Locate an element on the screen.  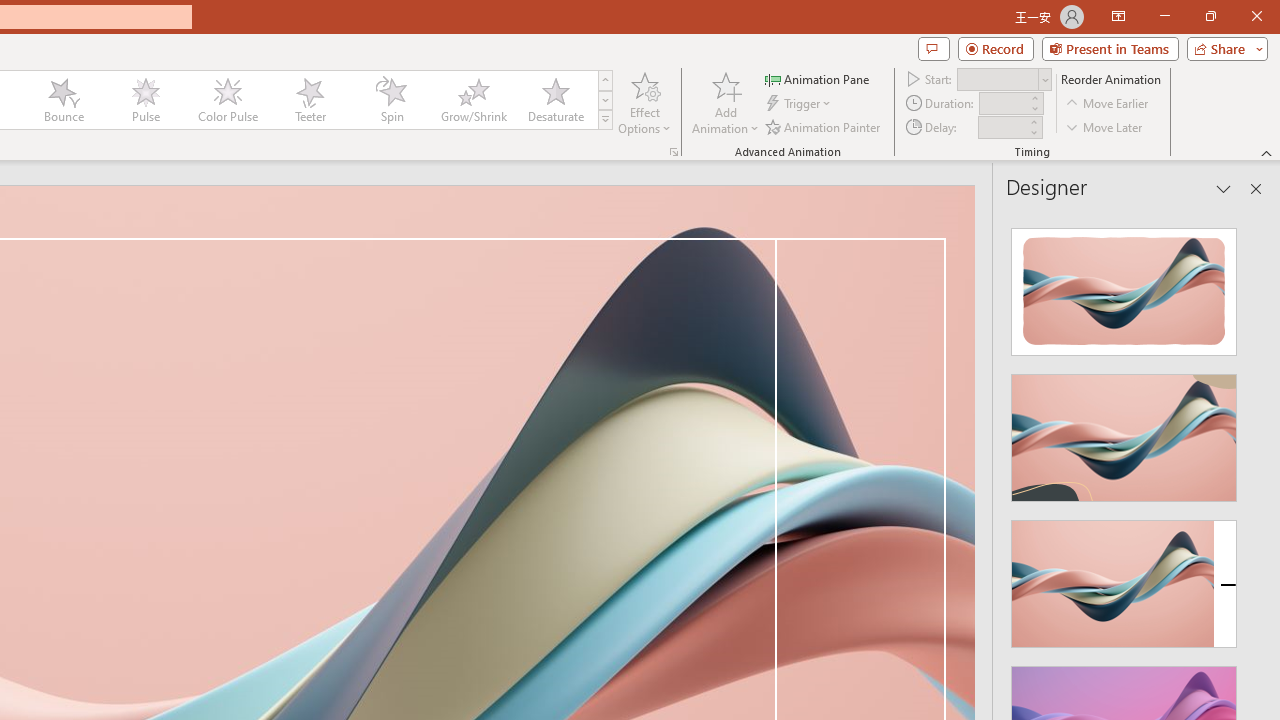
'Add Animation' is located at coordinates (724, 103).